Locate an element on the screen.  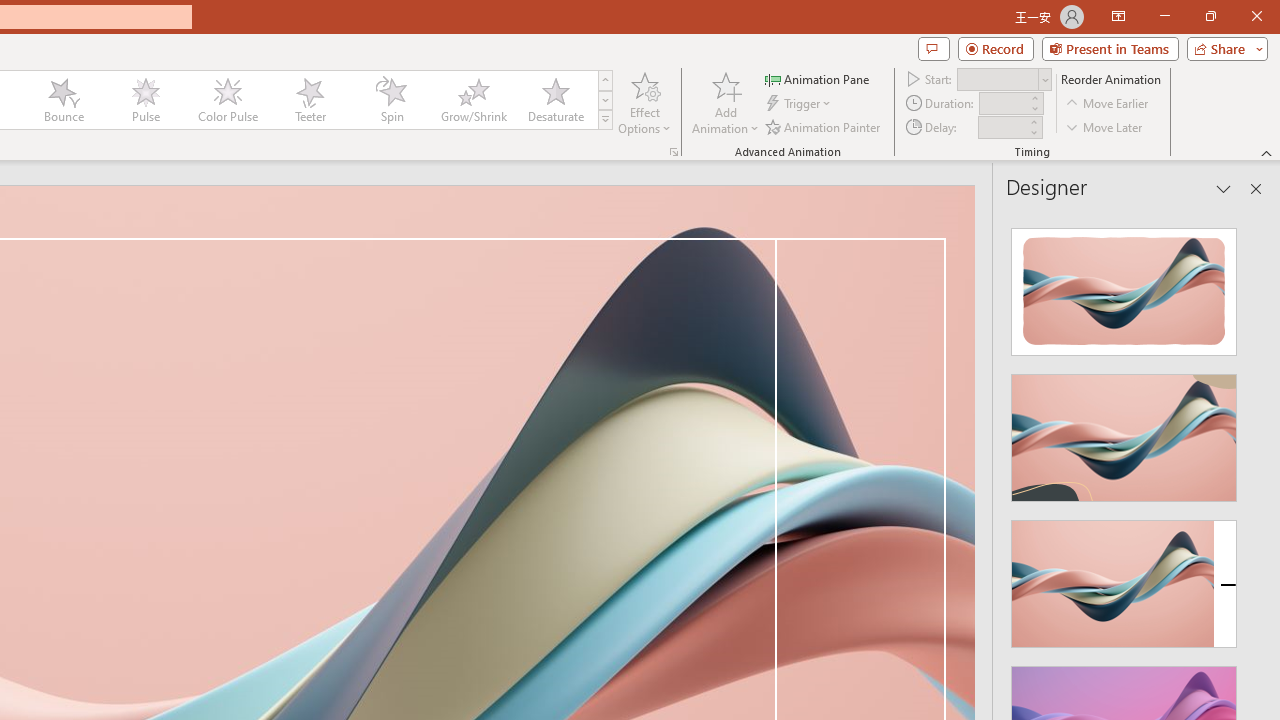
'Add Animation' is located at coordinates (724, 103).